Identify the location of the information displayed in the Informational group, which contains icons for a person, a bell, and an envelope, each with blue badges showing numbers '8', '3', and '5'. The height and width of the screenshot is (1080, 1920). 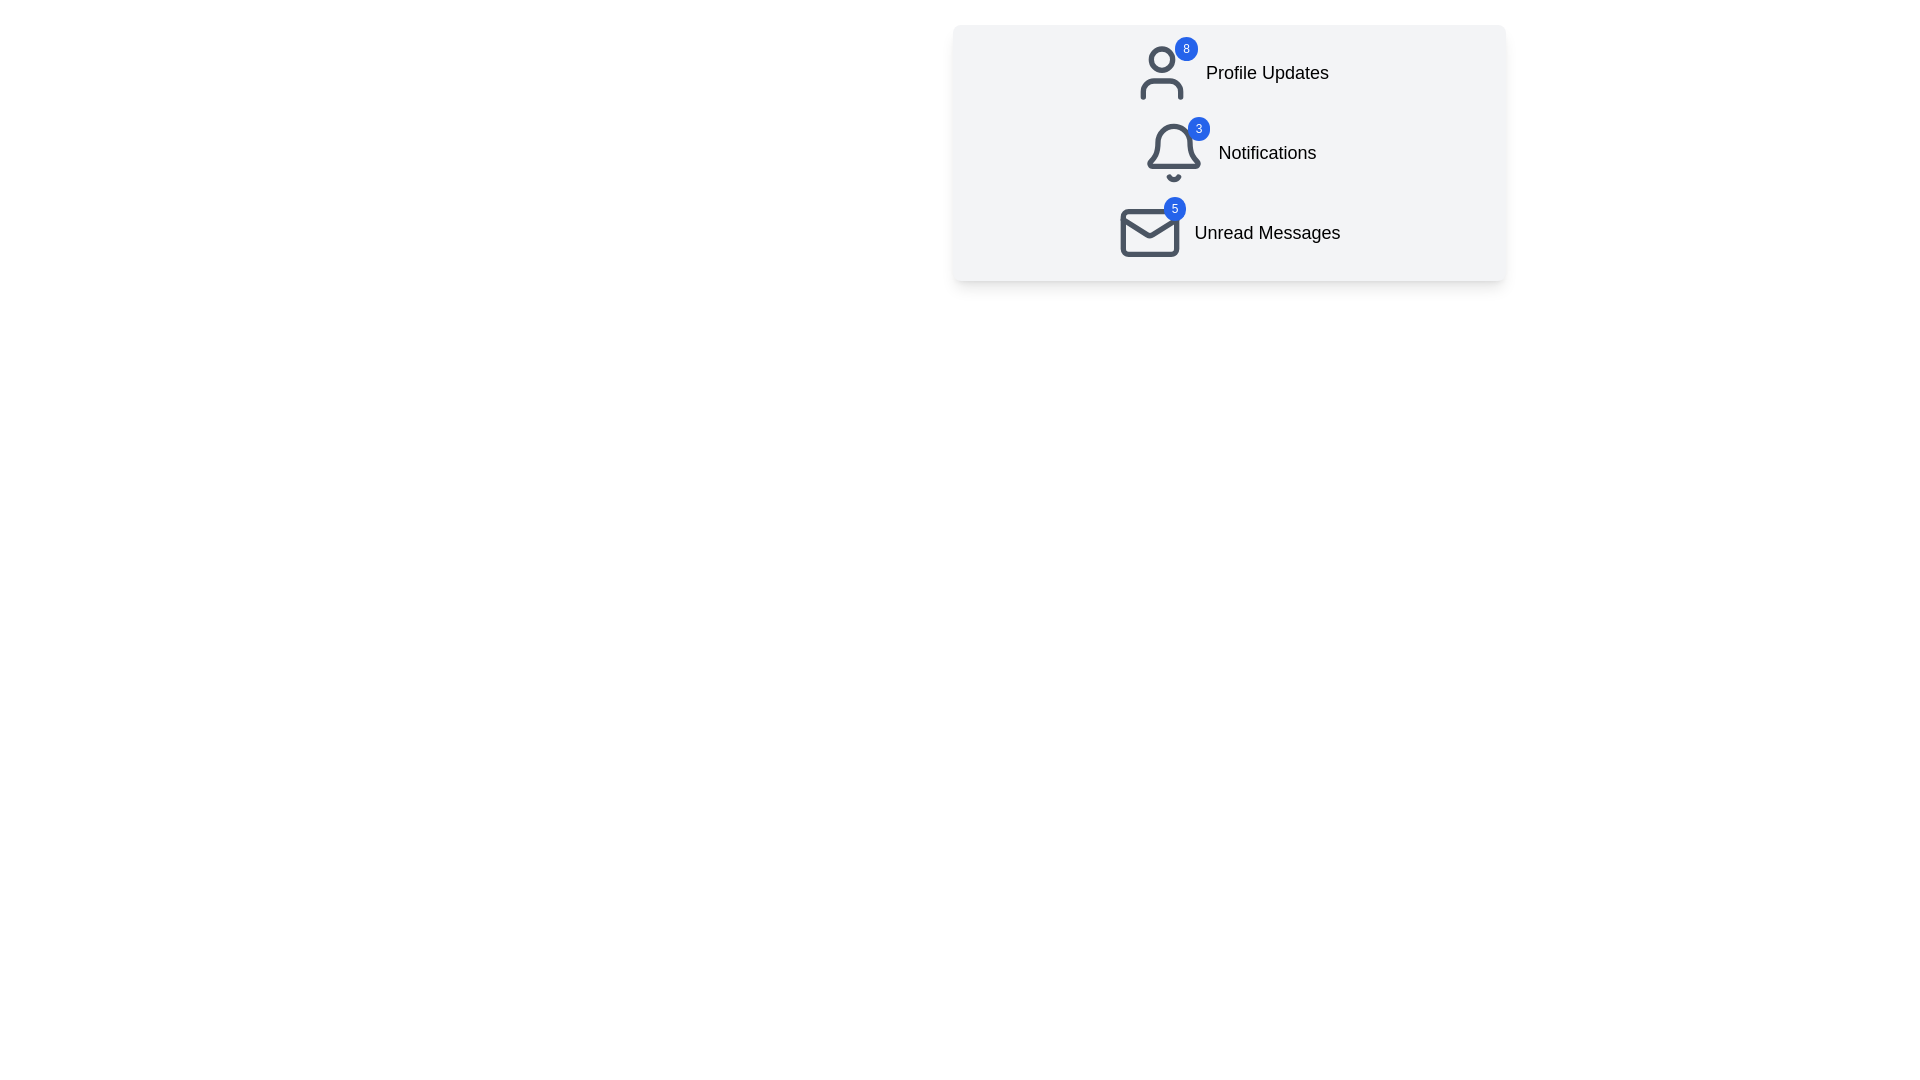
(1228, 152).